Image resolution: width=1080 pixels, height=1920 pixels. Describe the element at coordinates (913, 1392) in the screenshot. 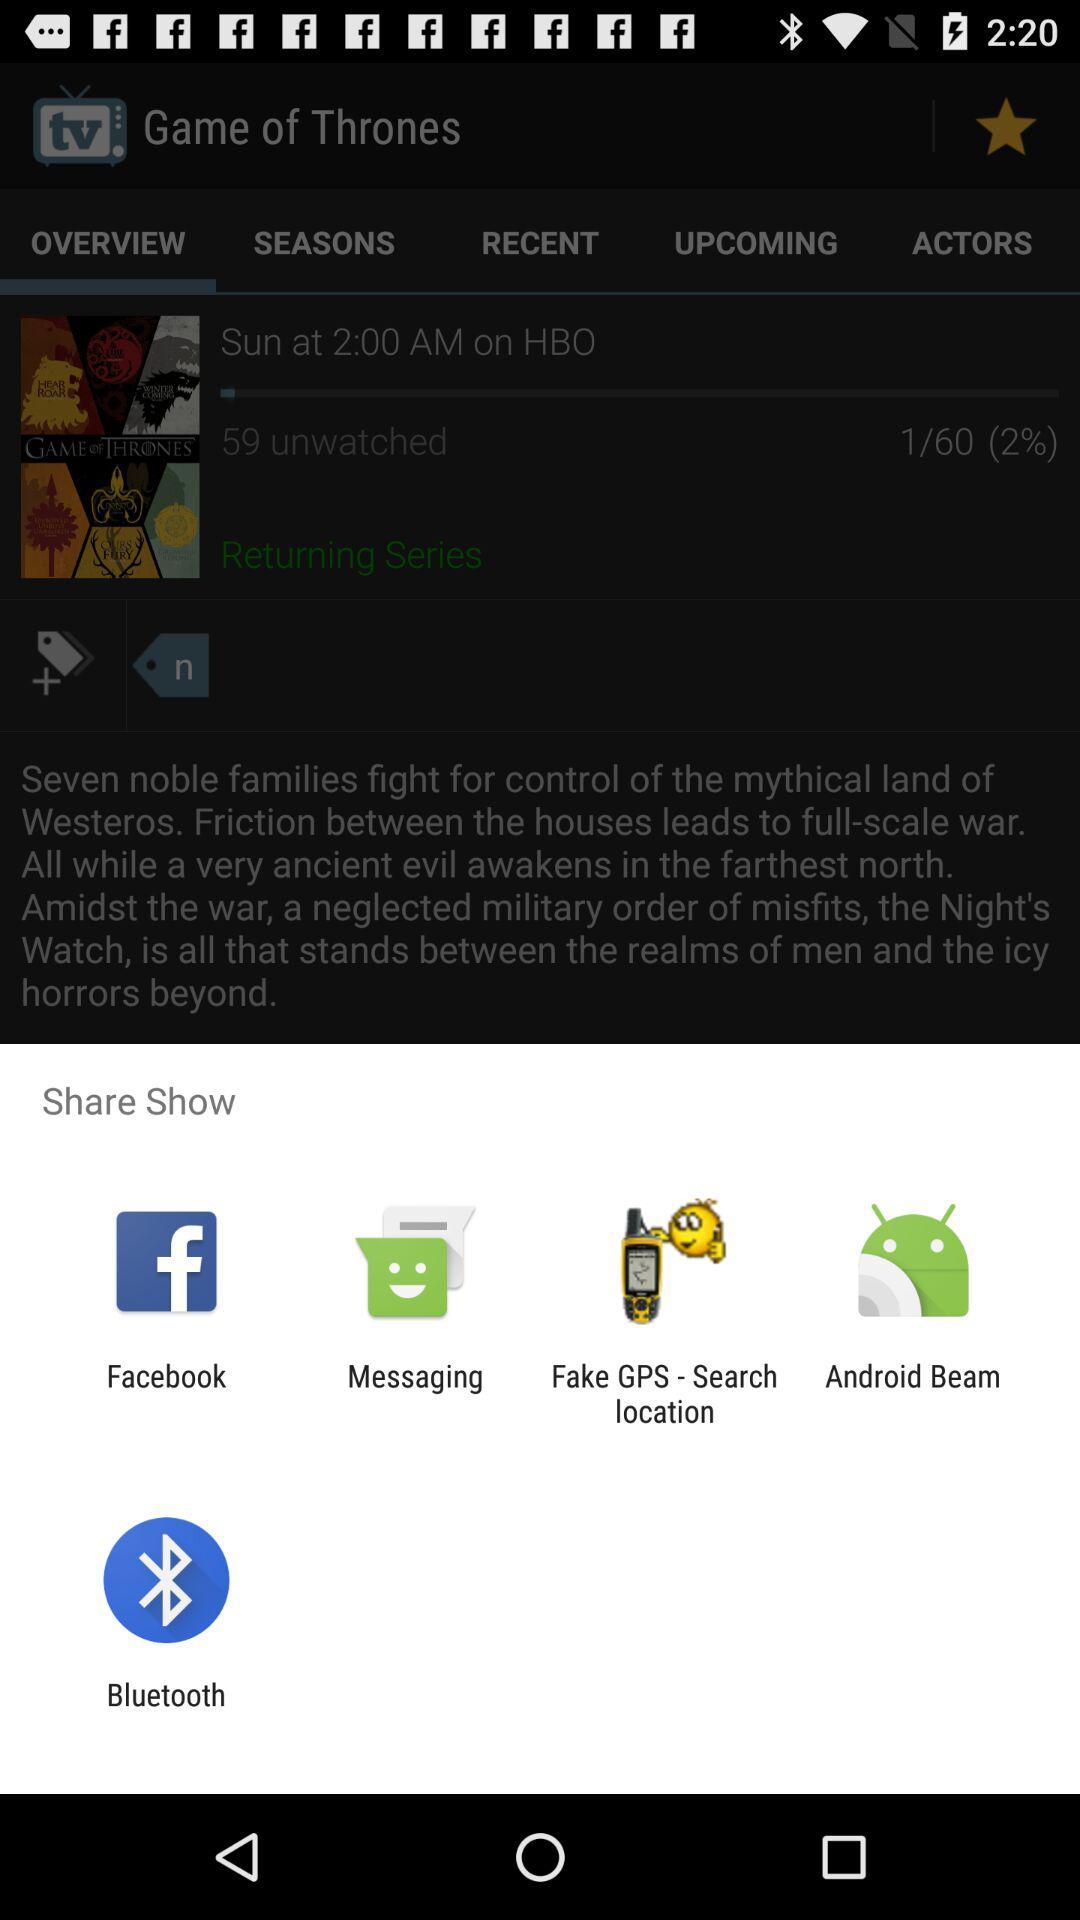

I see `android beam item` at that location.